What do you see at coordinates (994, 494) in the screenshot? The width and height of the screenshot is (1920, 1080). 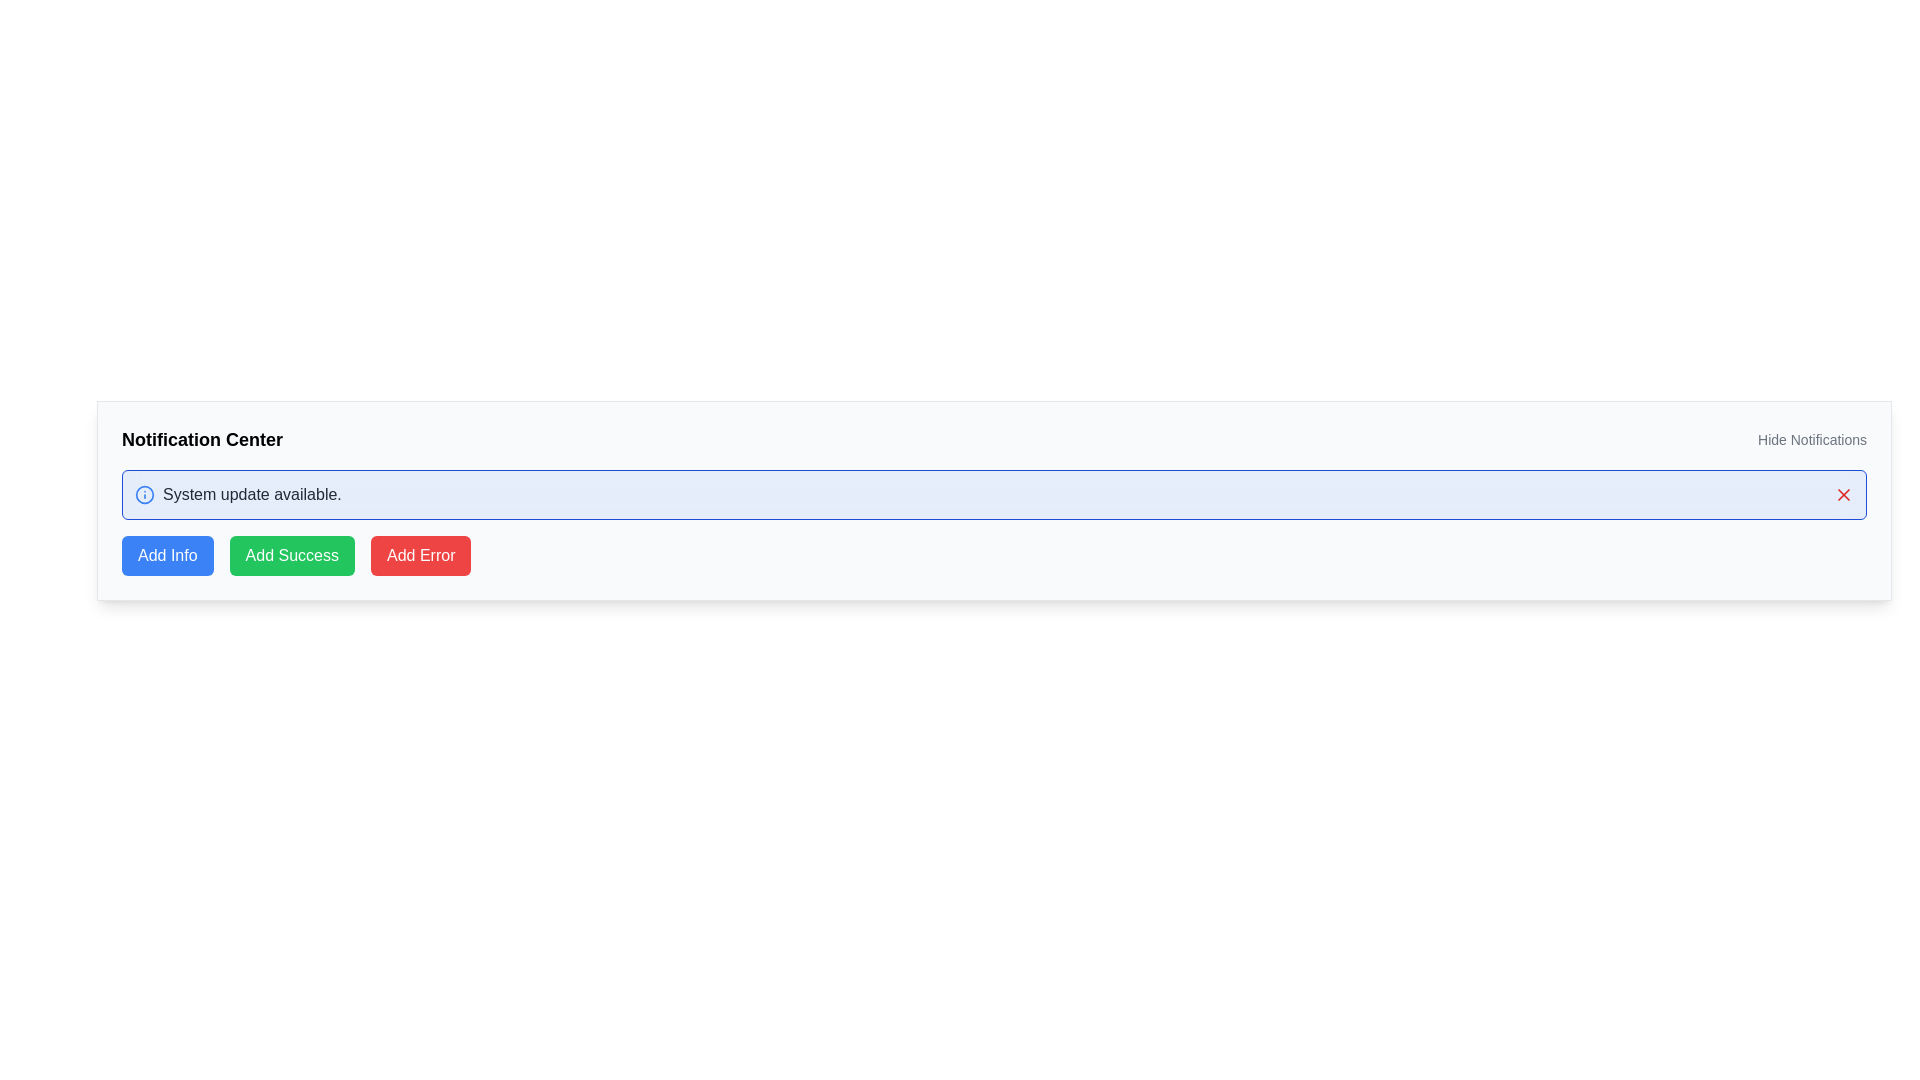 I see `the Notification banner that displays the message 'System update available.' with a light blue background, located below the title bar 'Notification Center'` at bounding box center [994, 494].